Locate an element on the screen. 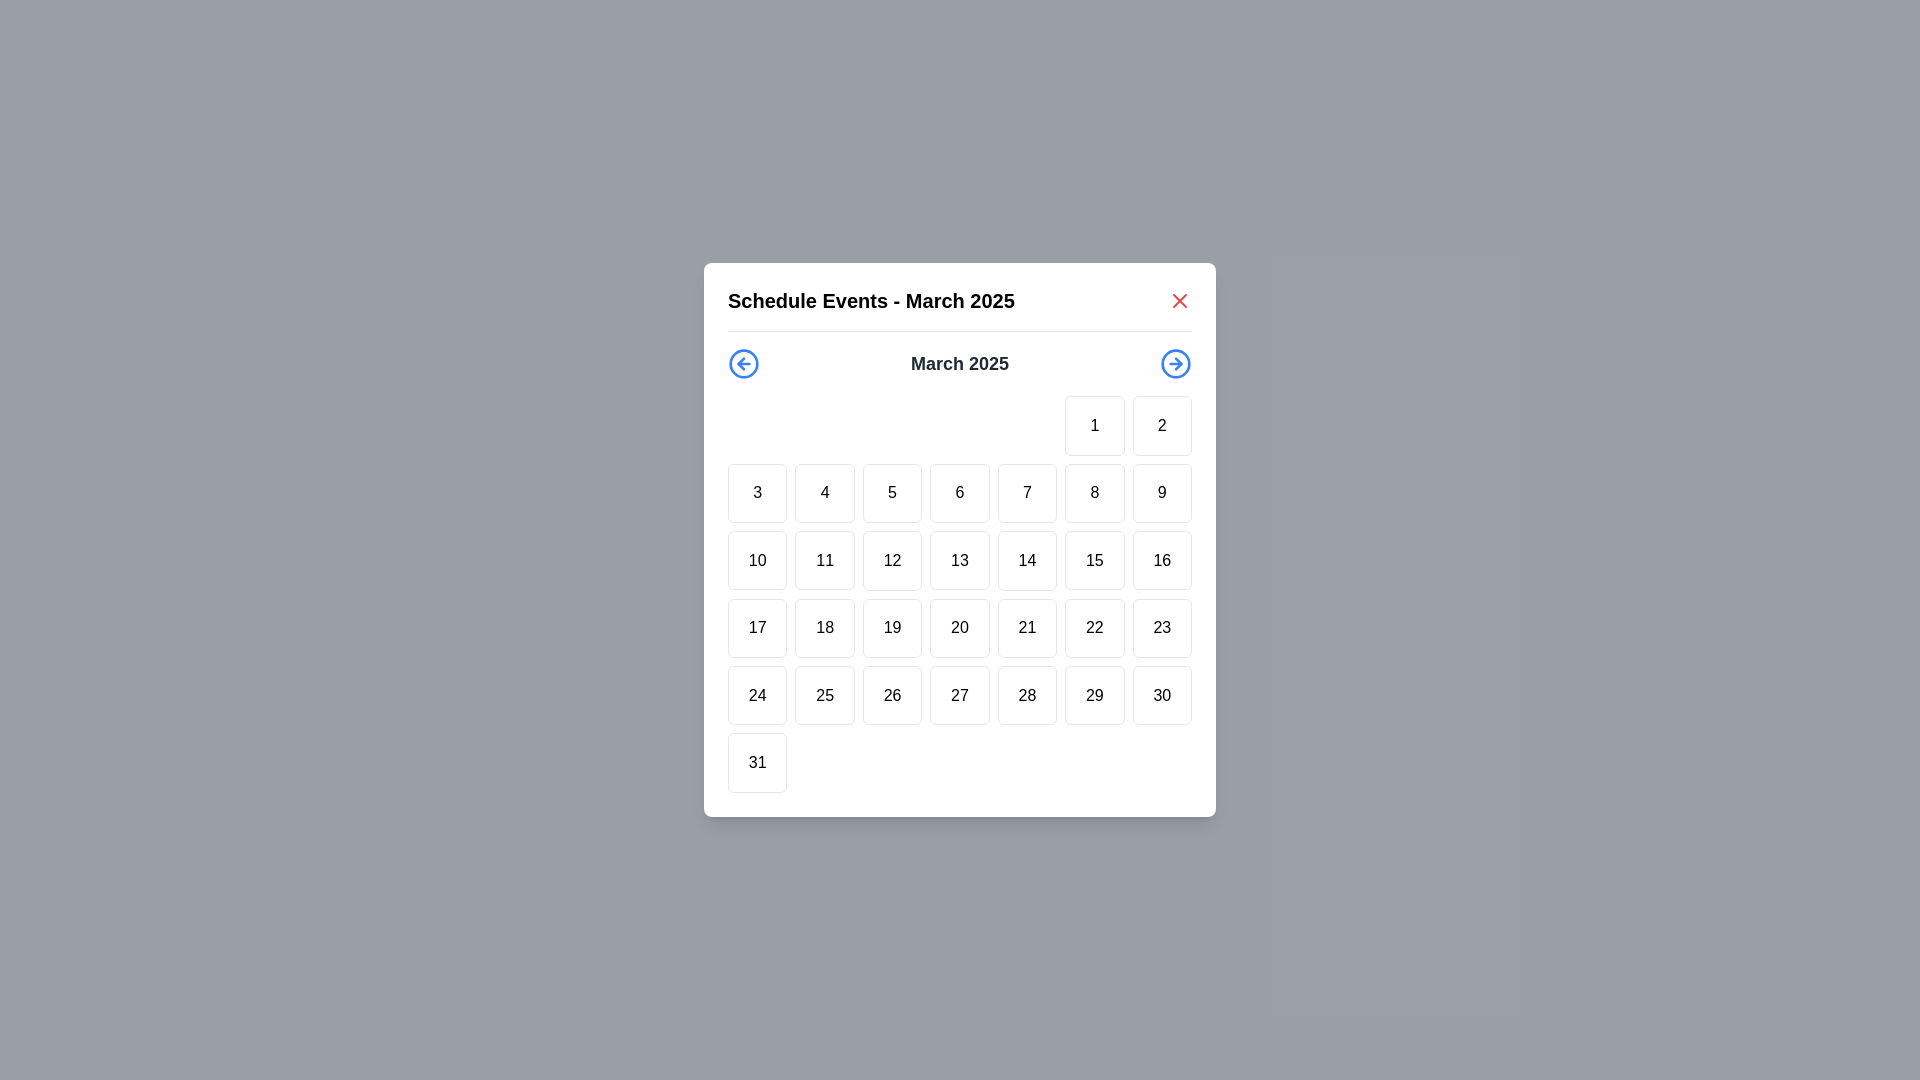  the button representing the 28th day in the calendar within the 'Schedule Events - March 2025' modal to trigger a visual change is located at coordinates (1027, 694).